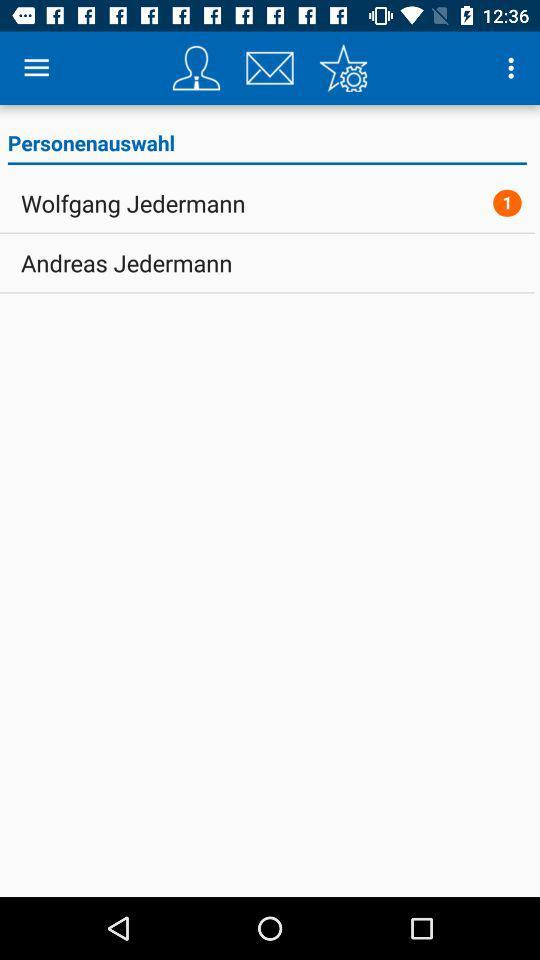 The height and width of the screenshot is (960, 540). I want to click on the item to the right of the wolfgang jedermann icon, so click(507, 203).